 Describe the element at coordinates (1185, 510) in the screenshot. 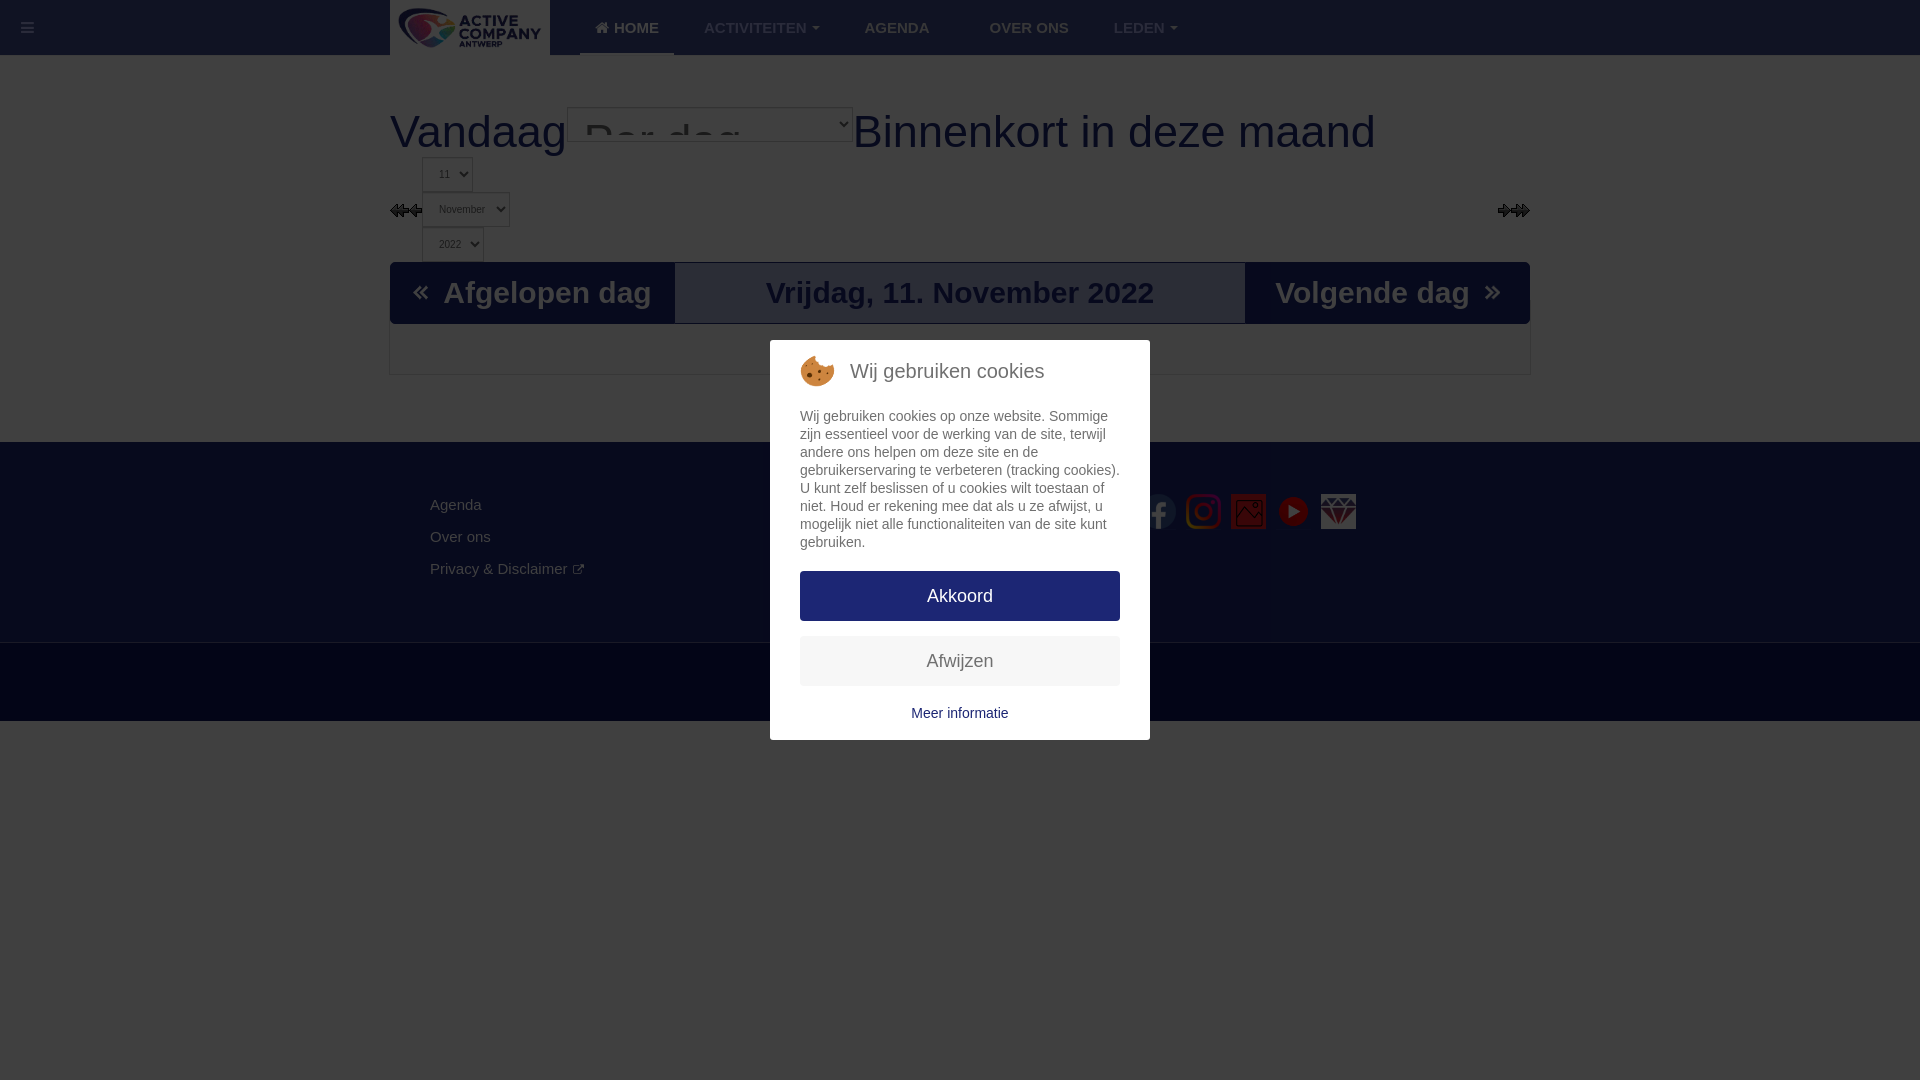

I see `'Instagram'` at that location.